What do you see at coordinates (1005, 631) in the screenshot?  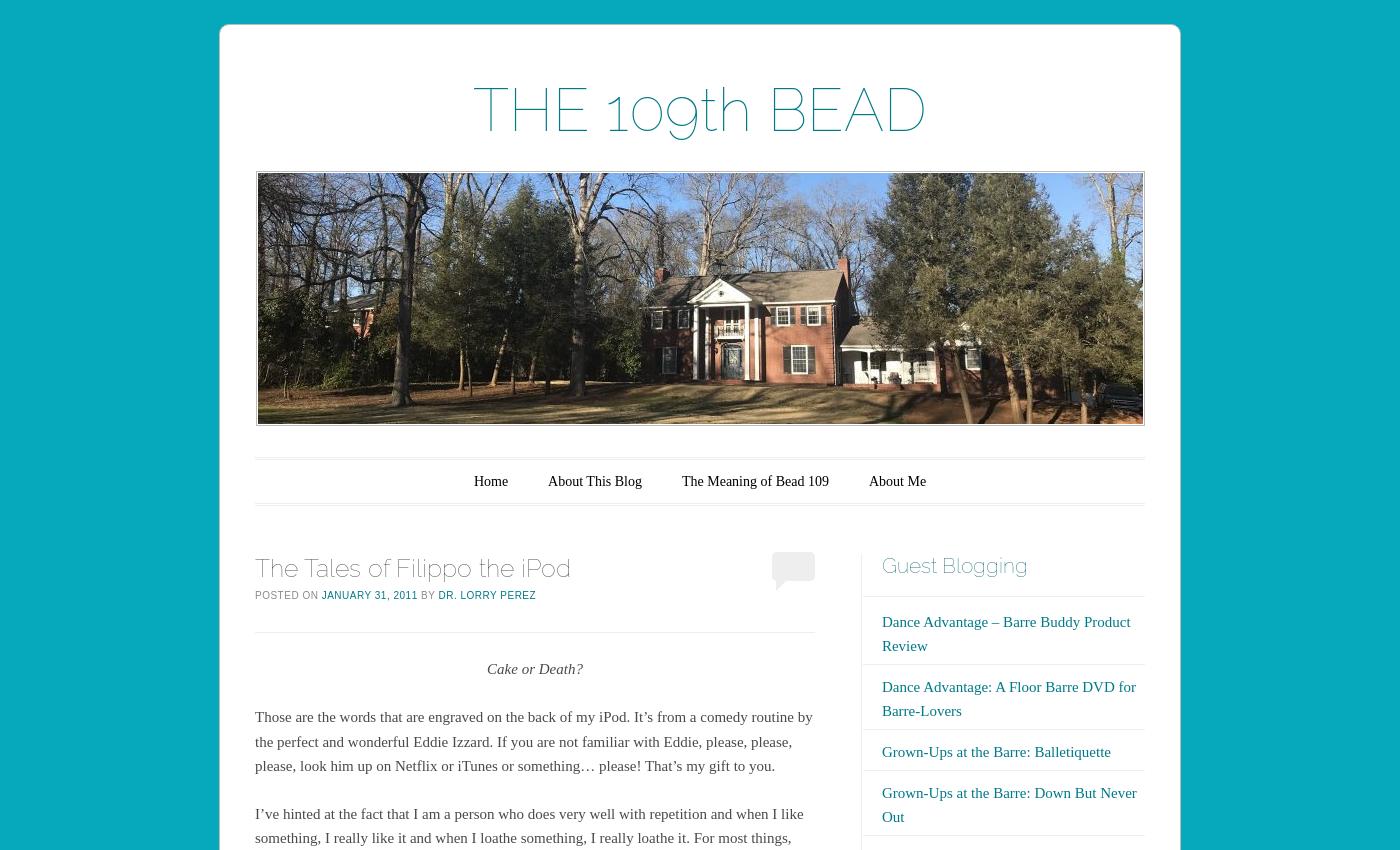 I see `'Dance Advantage – Barre Buddy Product Review'` at bounding box center [1005, 631].